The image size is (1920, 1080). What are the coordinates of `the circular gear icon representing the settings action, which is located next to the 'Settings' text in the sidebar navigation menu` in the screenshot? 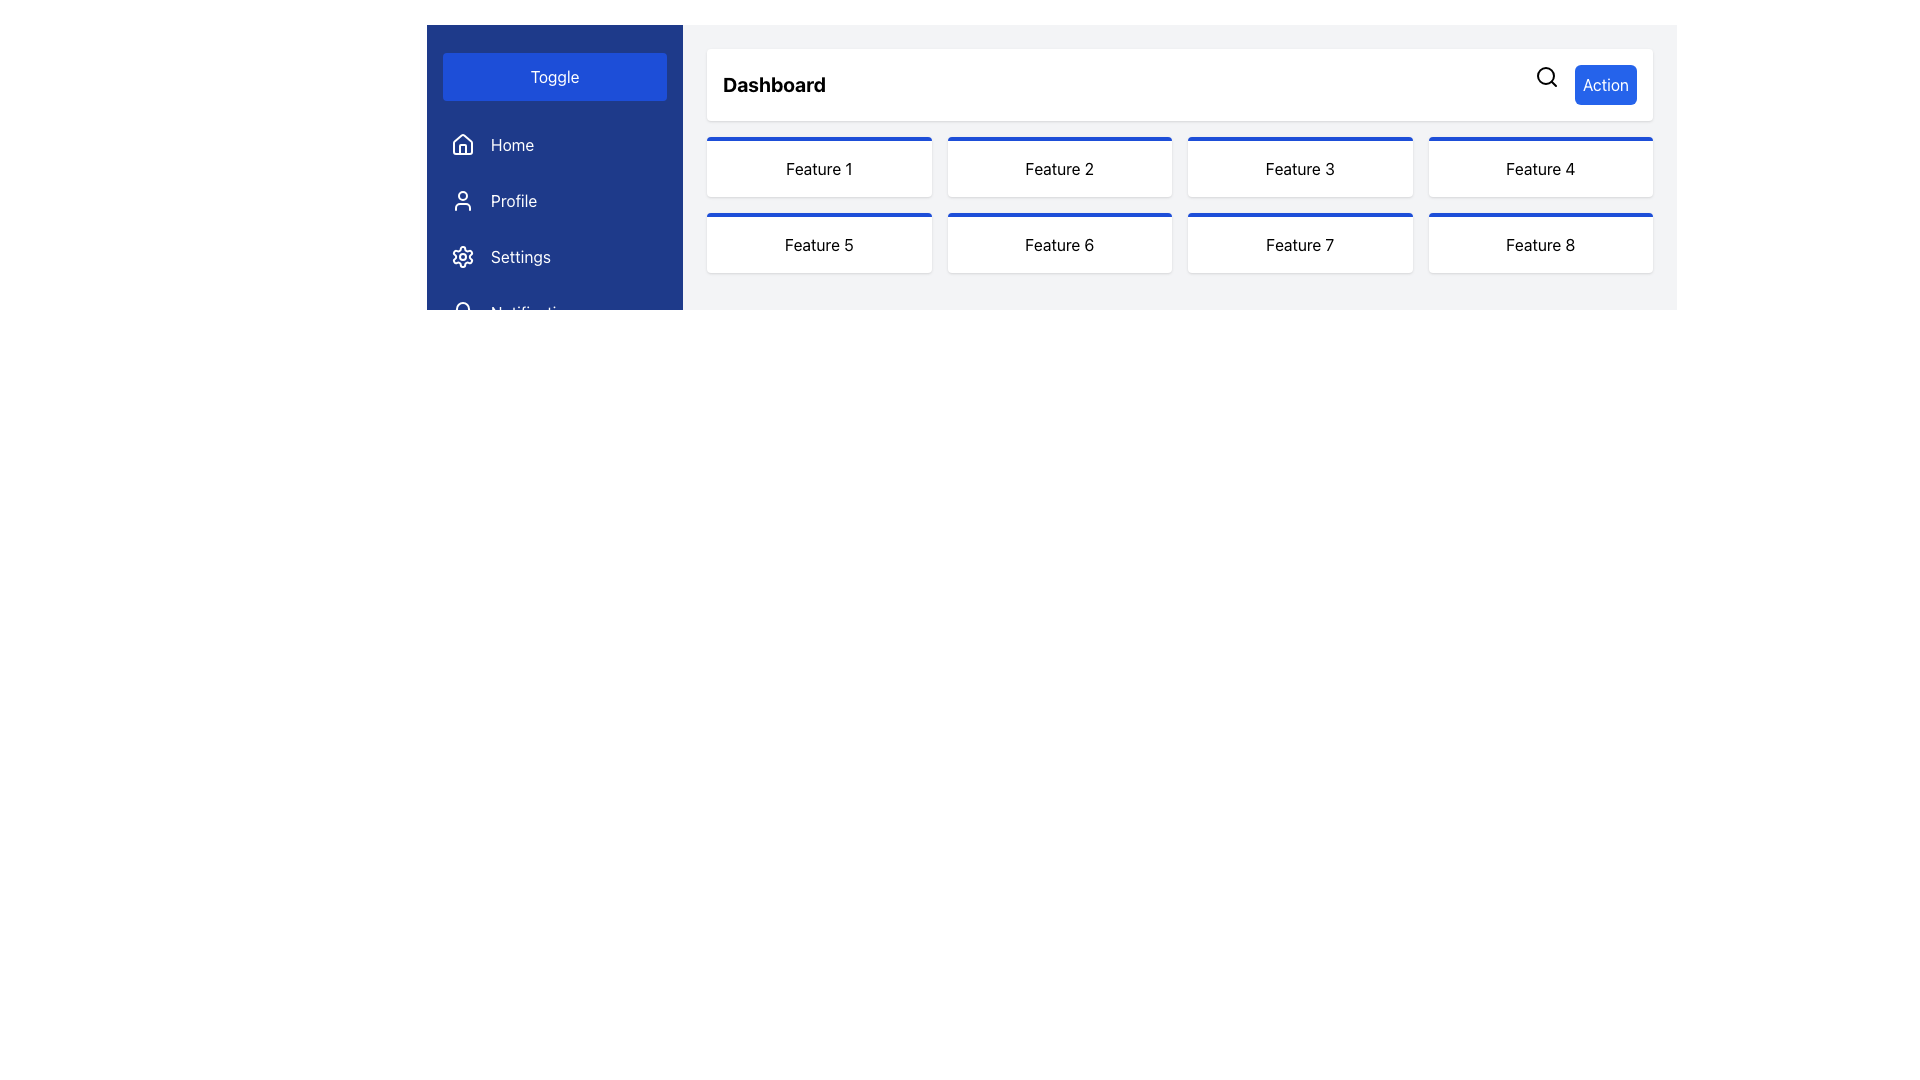 It's located at (461, 256).